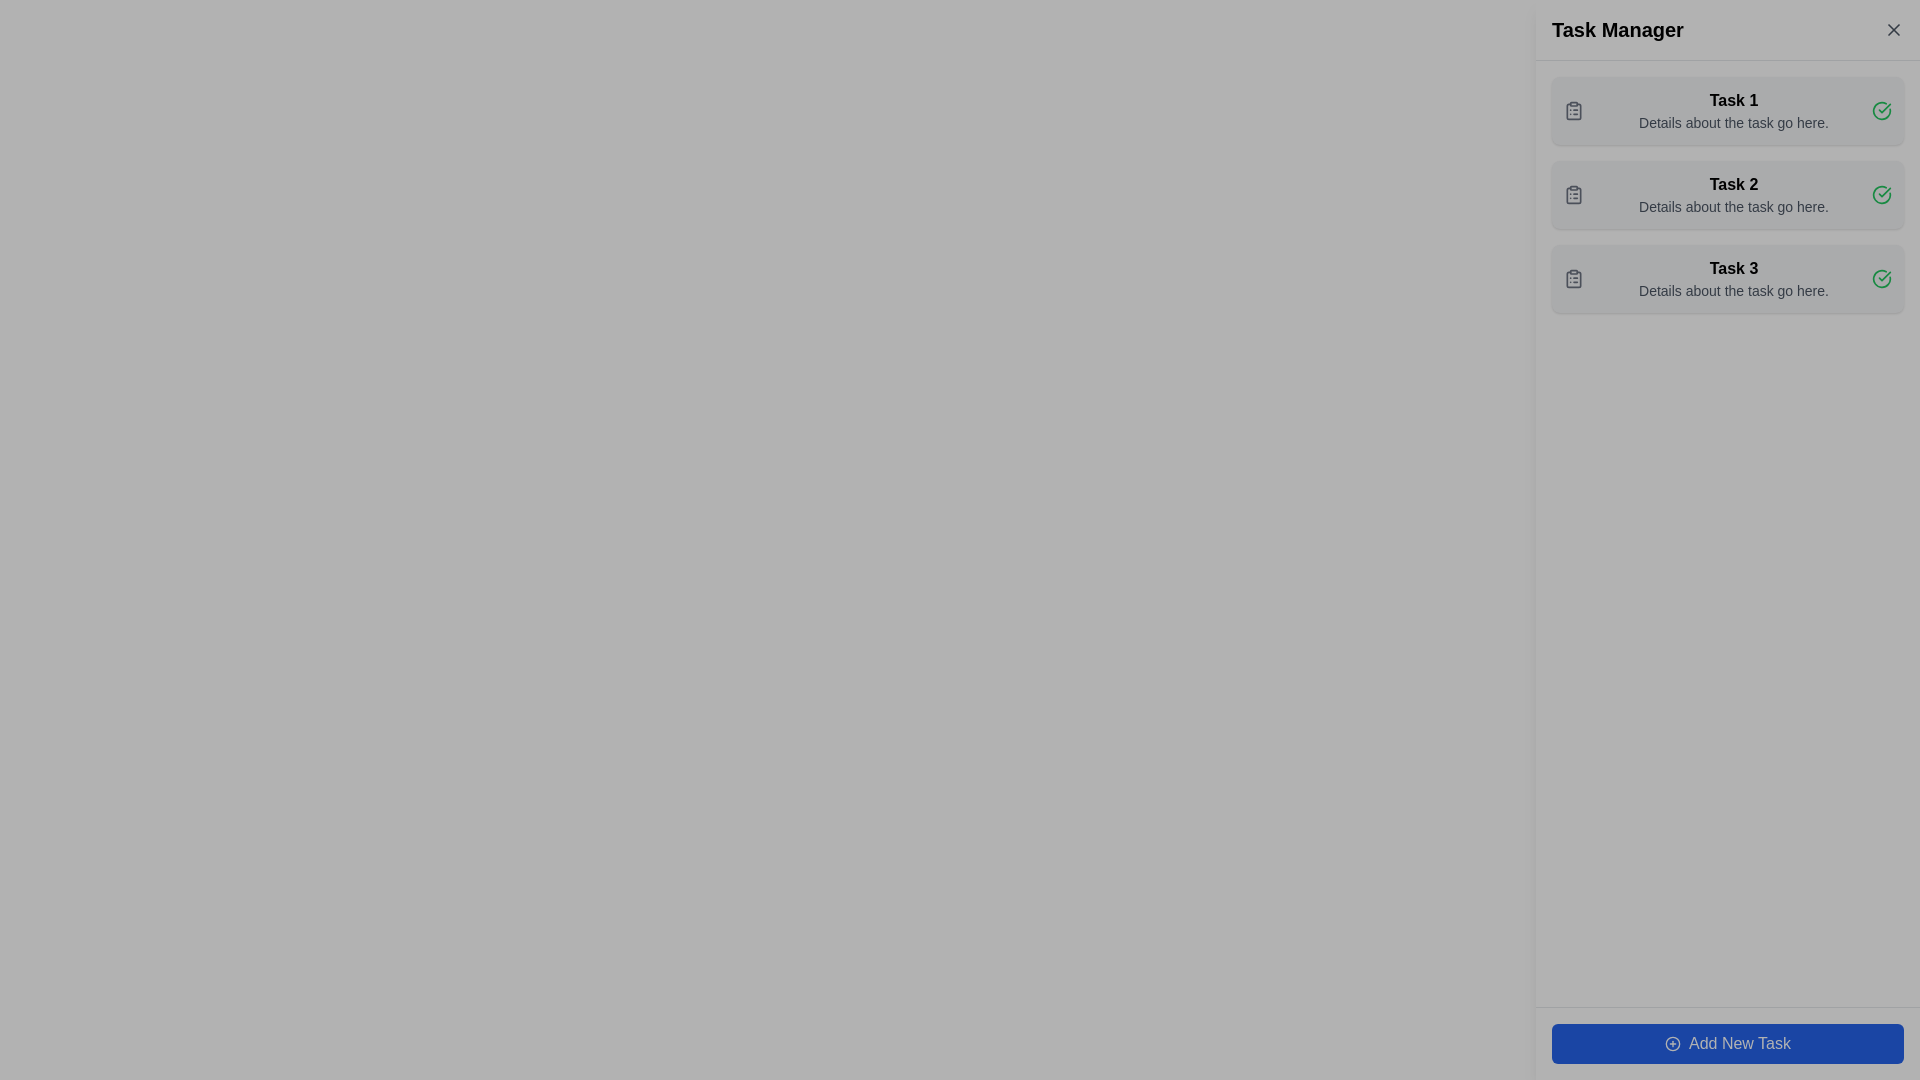 The height and width of the screenshot is (1080, 1920). Describe the element at coordinates (1880, 111) in the screenshot. I see `the status indicator icon located to the far right of 'Task 2' in the vertical list of tasks` at that location.